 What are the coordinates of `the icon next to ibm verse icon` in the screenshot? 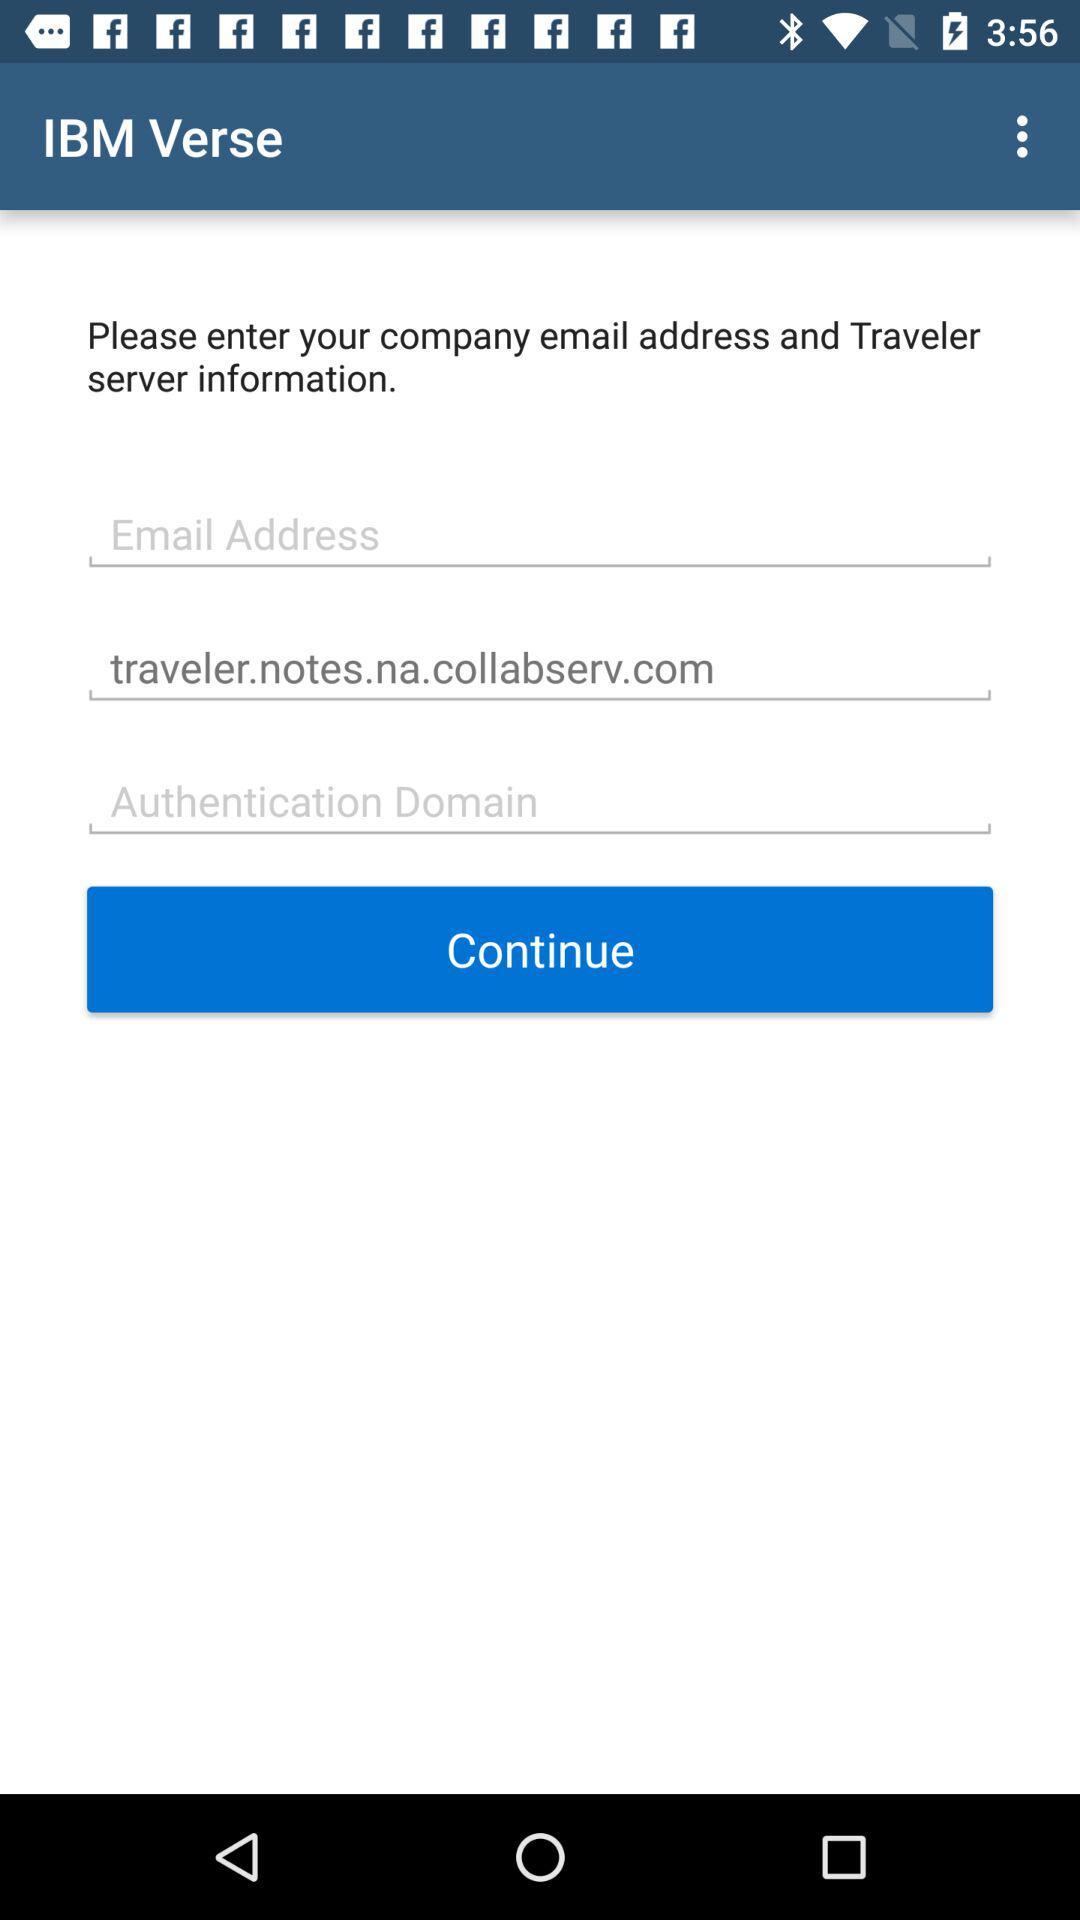 It's located at (1027, 135).